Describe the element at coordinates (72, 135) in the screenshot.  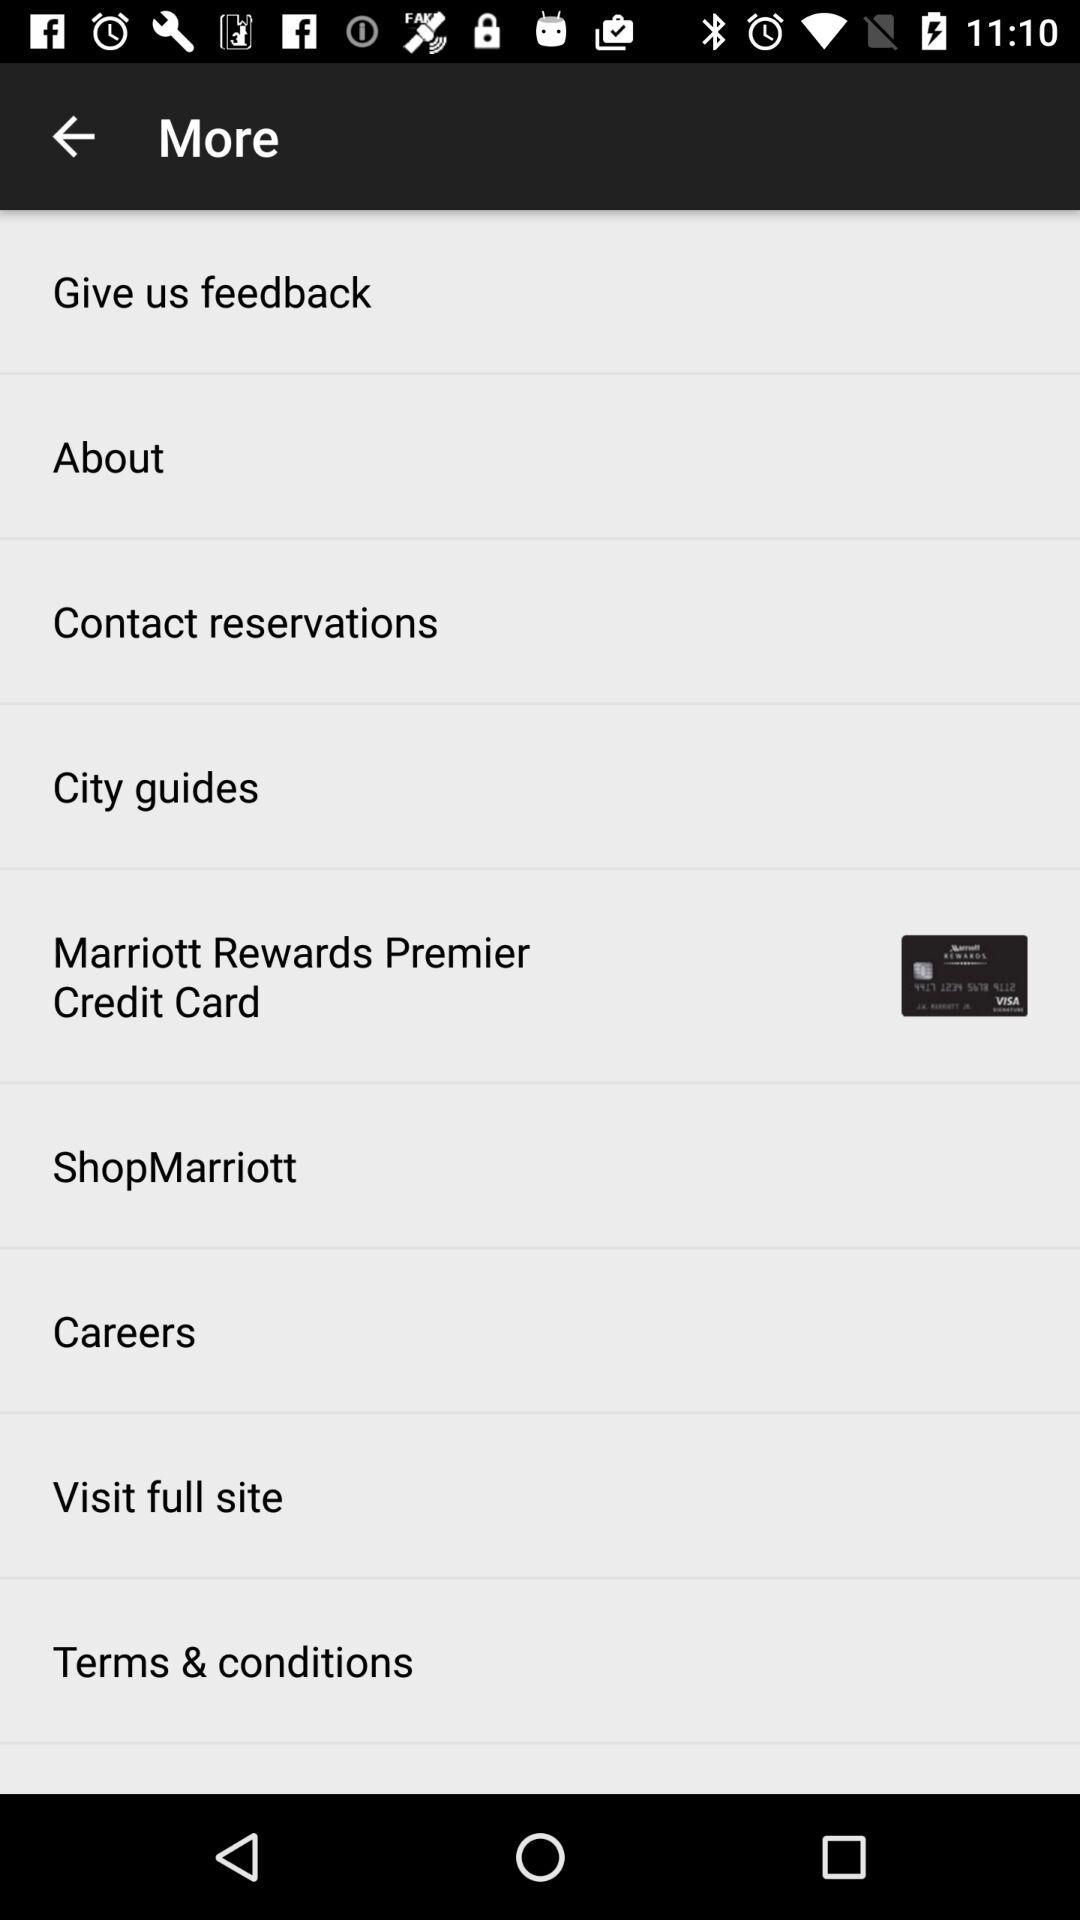
I see `item next to the more` at that location.